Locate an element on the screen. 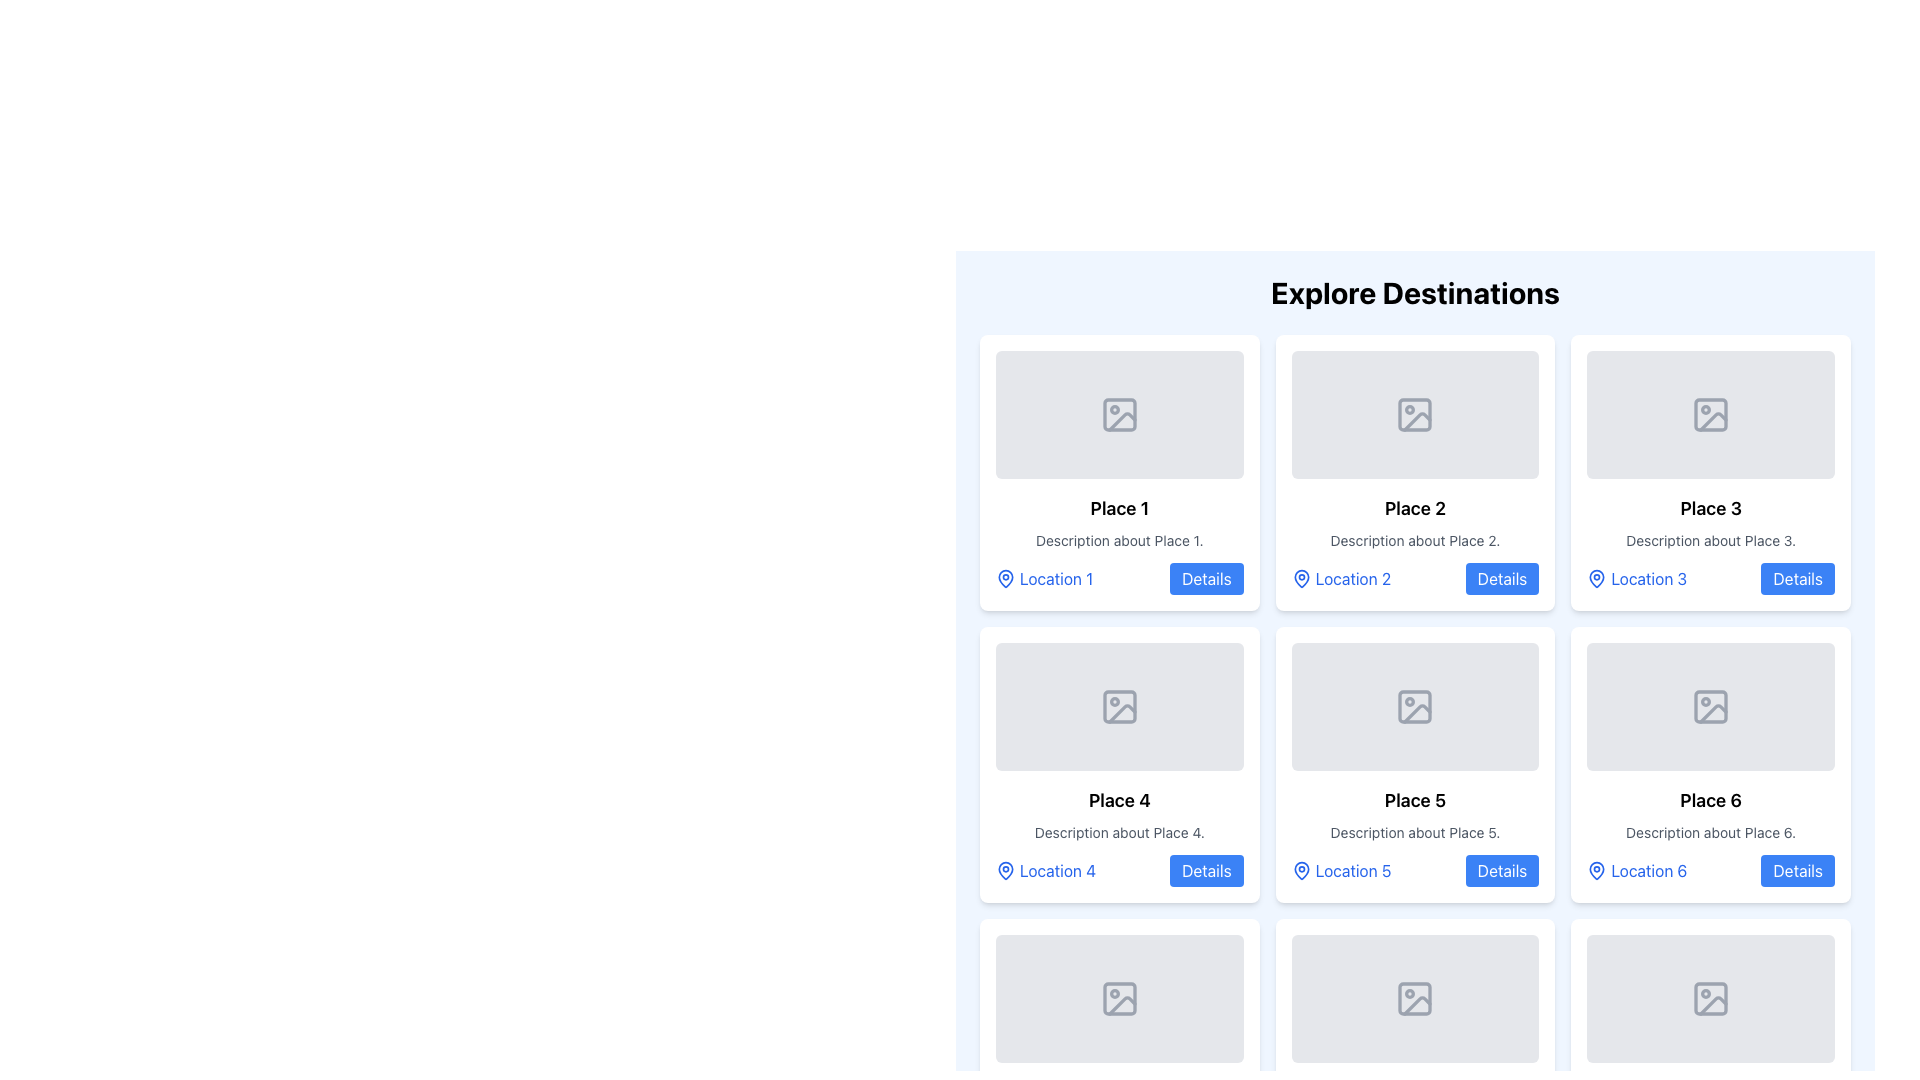  the visual placeholder icon located near the center of the placeholder area at the top of the first card in the grid layout is located at coordinates (1118, 414).